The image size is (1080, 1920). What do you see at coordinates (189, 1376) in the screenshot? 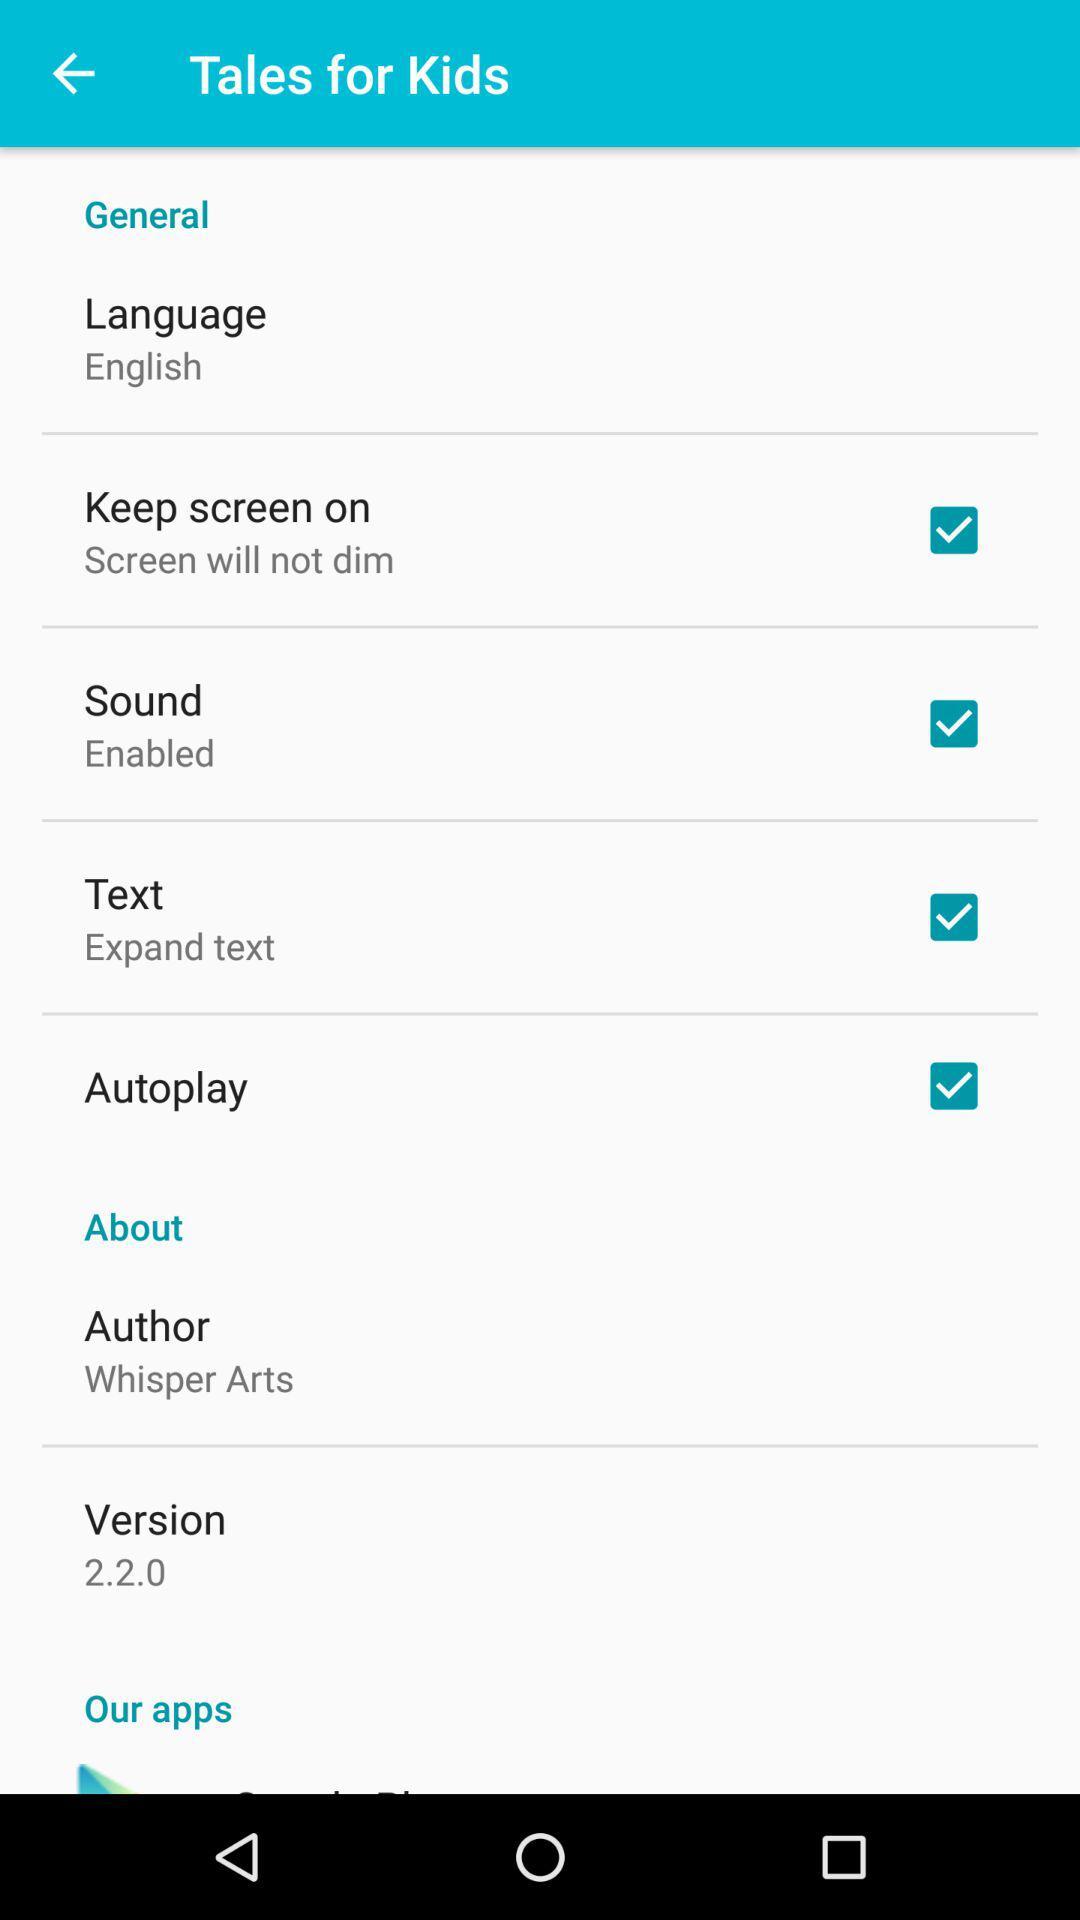
I see `whisper arts` at bounding box center [189, 1376].